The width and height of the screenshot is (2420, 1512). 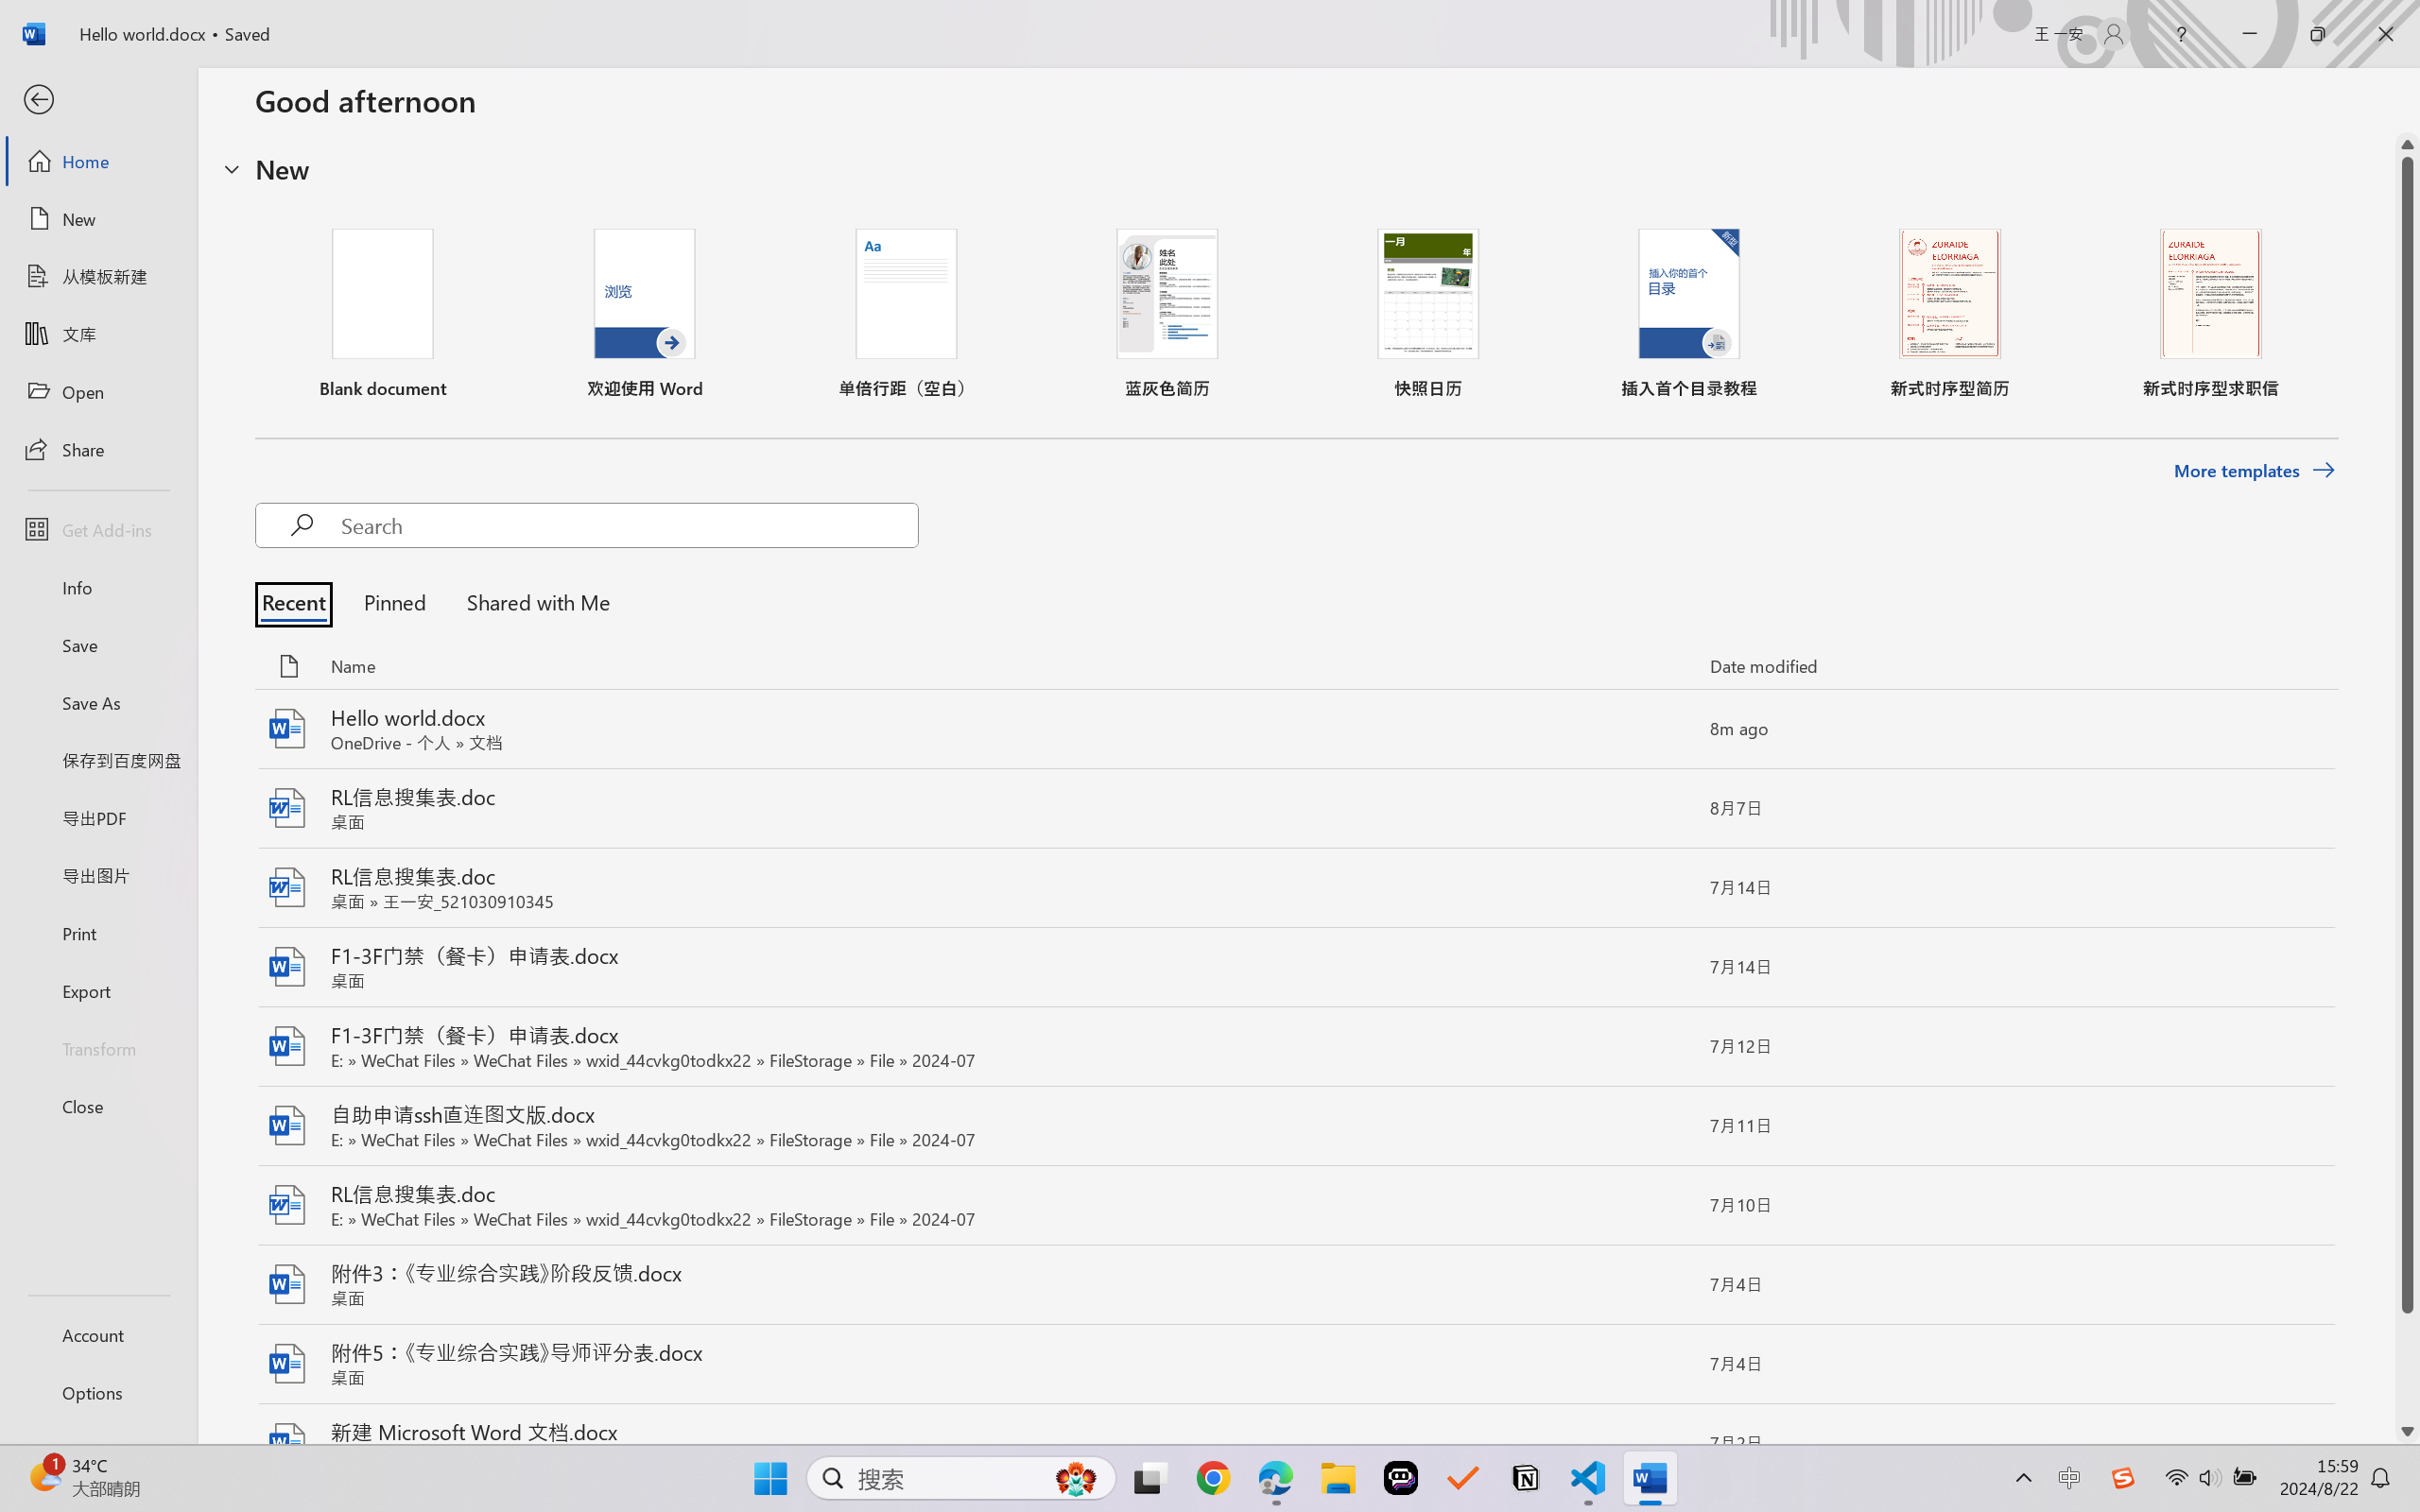 What do you see at coordinates (298, 601) in the screenshot?
I see `'Recent'` at bounding box center [298, 601].